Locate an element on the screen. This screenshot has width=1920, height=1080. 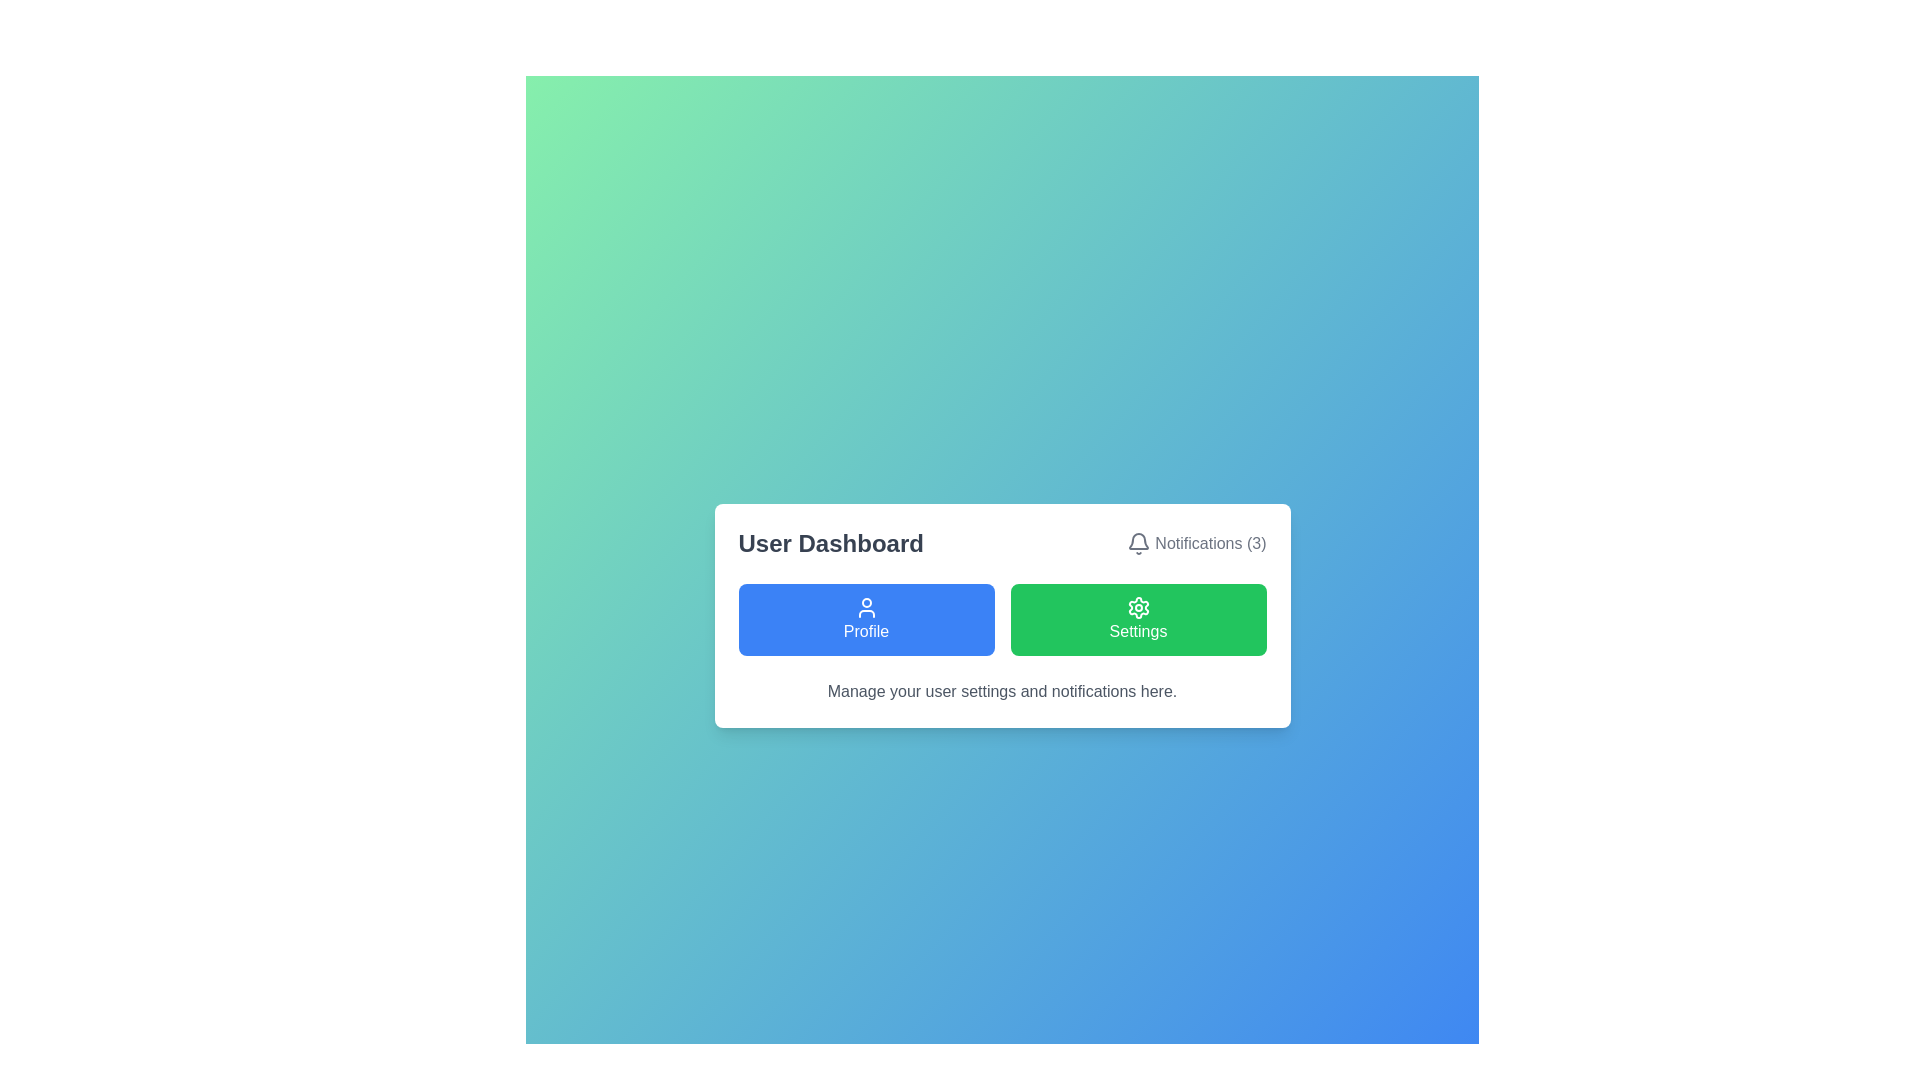
the cog icon with a rounded gear design, which is rendered in white on a green background and is centrally aligned within the green 'Settings' button is located at coordinates (1138, 607).